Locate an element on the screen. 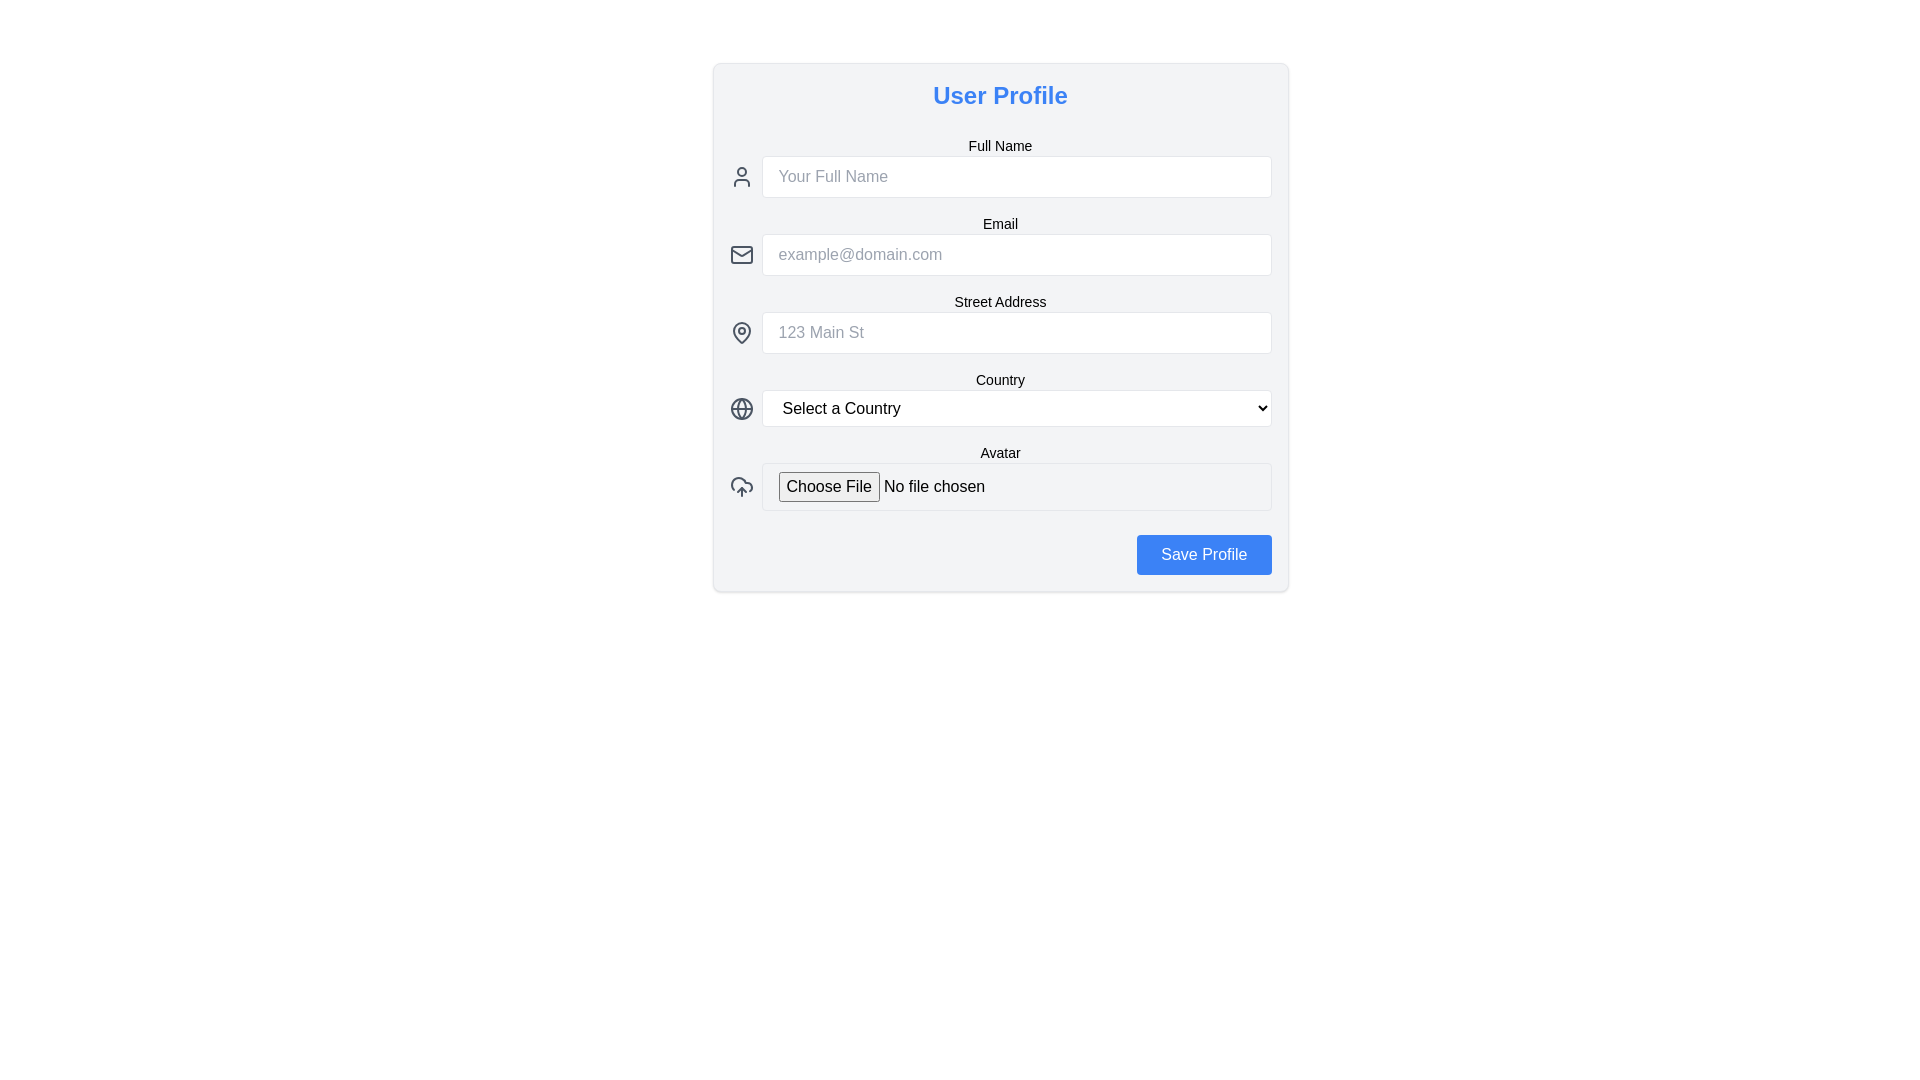 Image resolution: width=1920 pixels, height=1080 pixels. the 'Save Profile' button is located at coordinates (1203, 555).